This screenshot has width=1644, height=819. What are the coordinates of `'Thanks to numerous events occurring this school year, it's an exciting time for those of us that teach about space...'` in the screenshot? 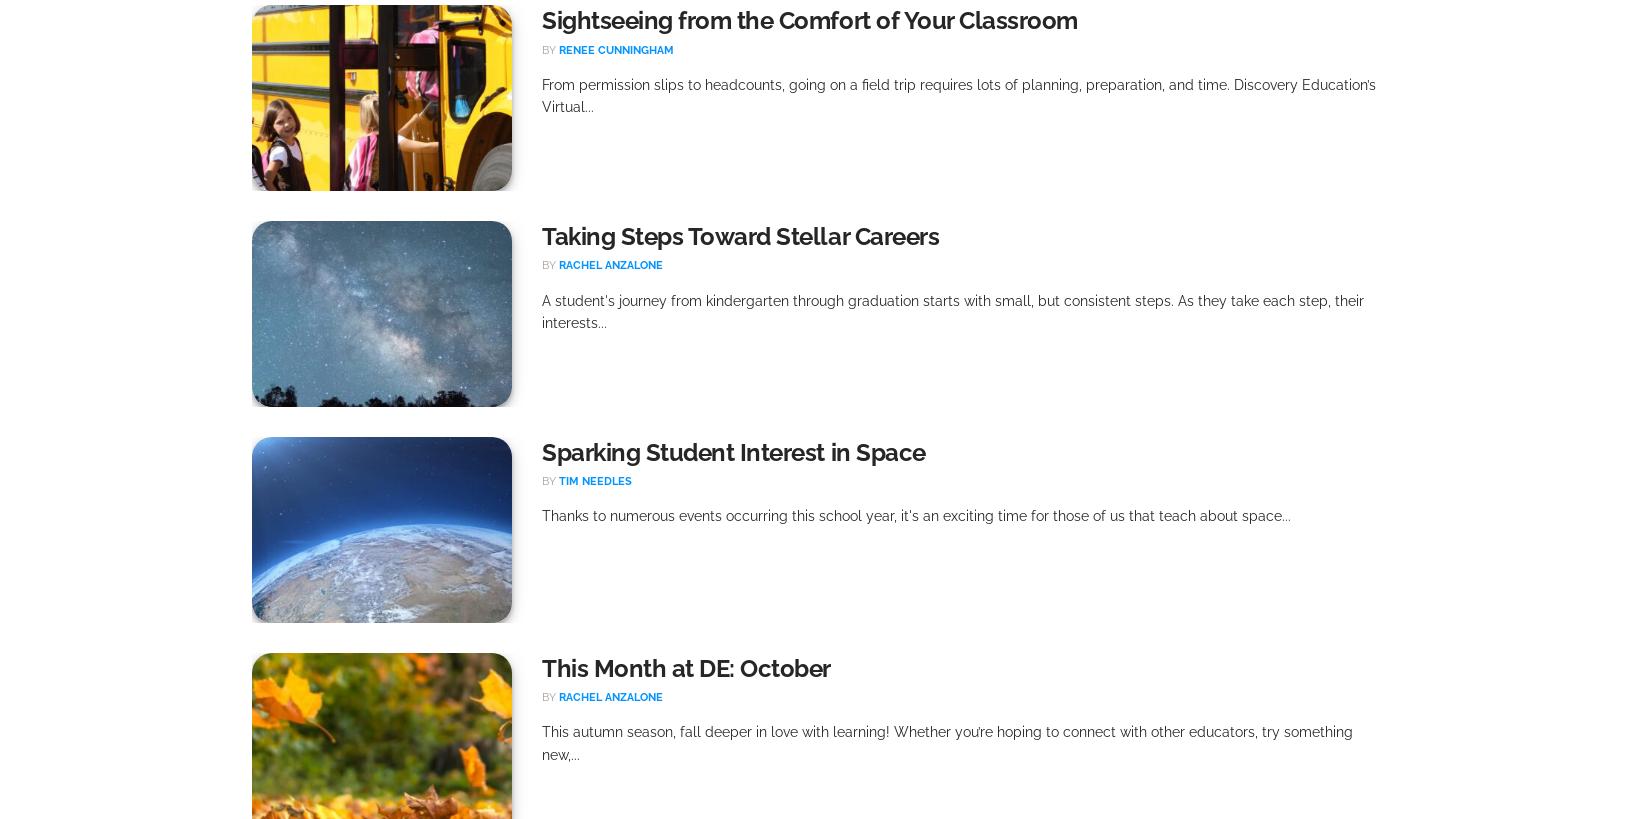 It's located at (916, 514).